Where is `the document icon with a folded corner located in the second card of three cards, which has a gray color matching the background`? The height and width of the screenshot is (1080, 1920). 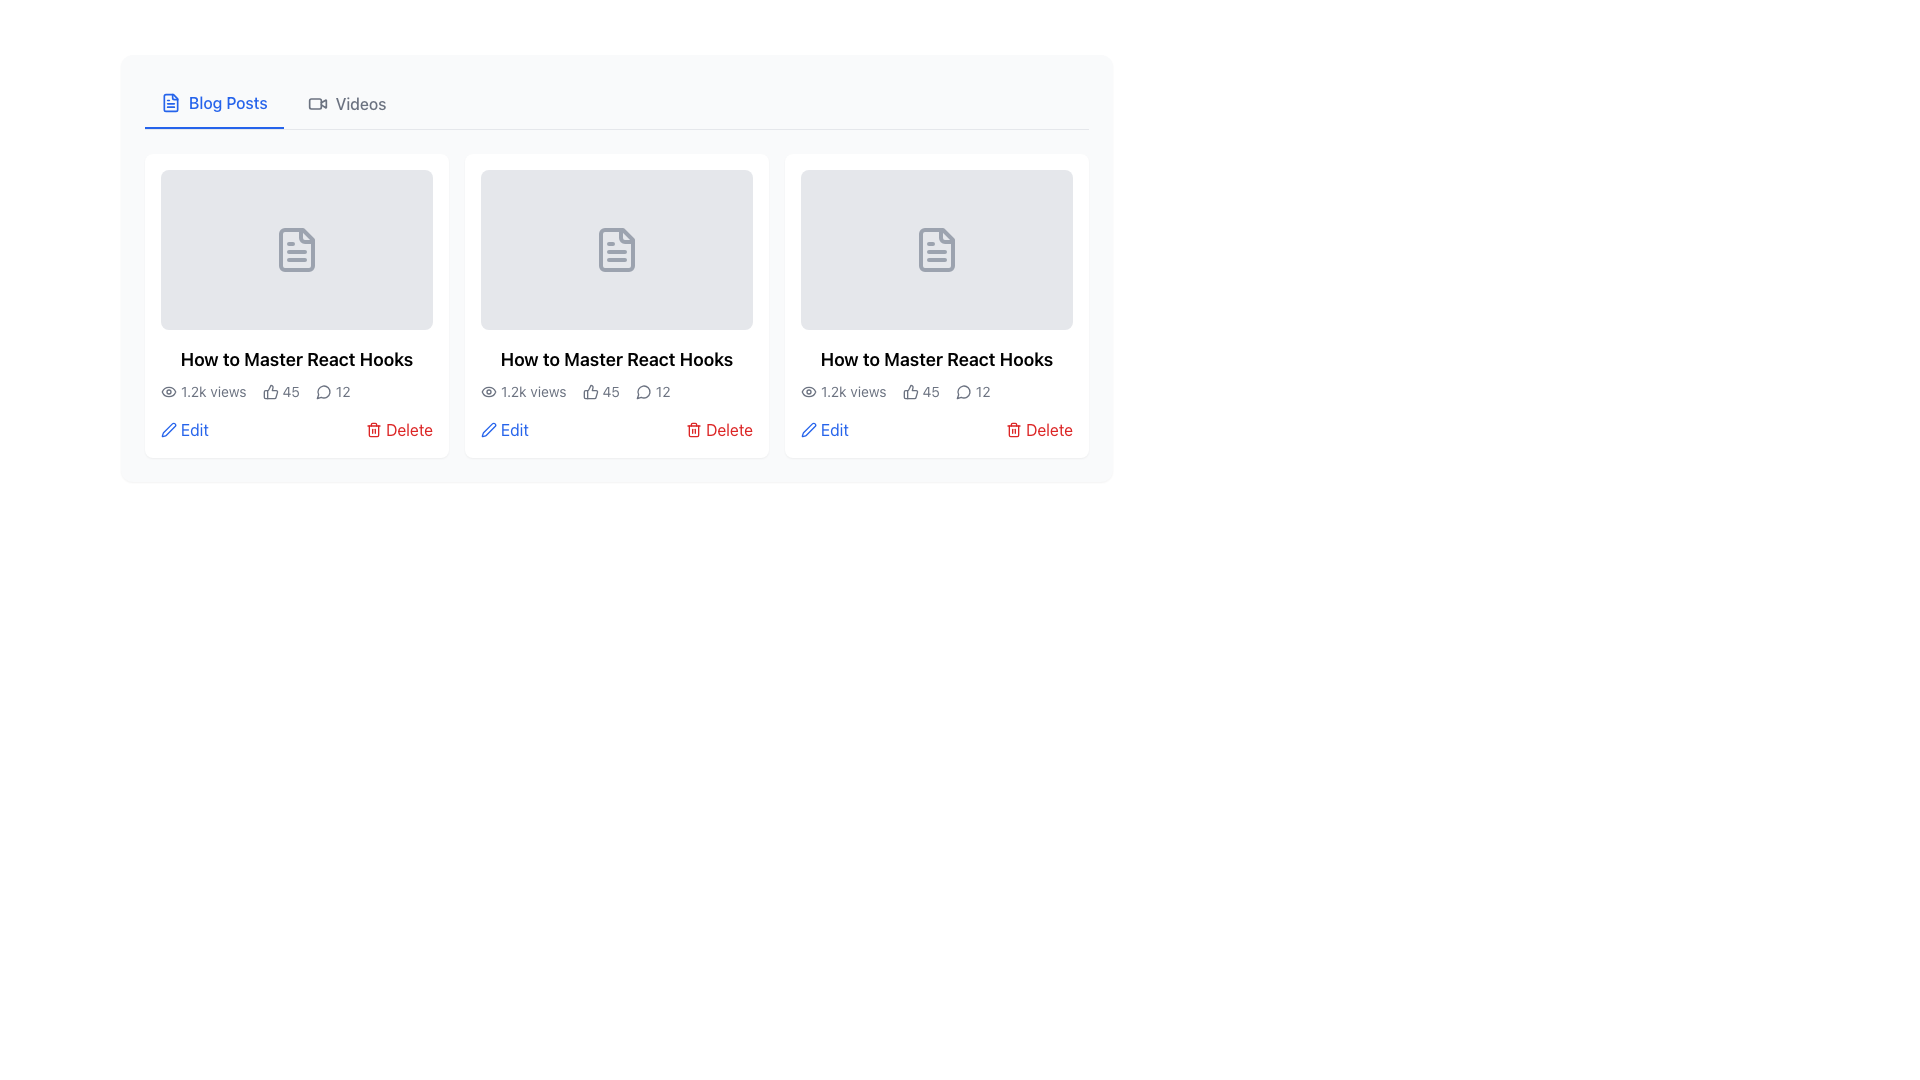 the document icon with a folded corner located in the second card of three cards, which has a gray color matching the background is located at coordinates (616, 249).